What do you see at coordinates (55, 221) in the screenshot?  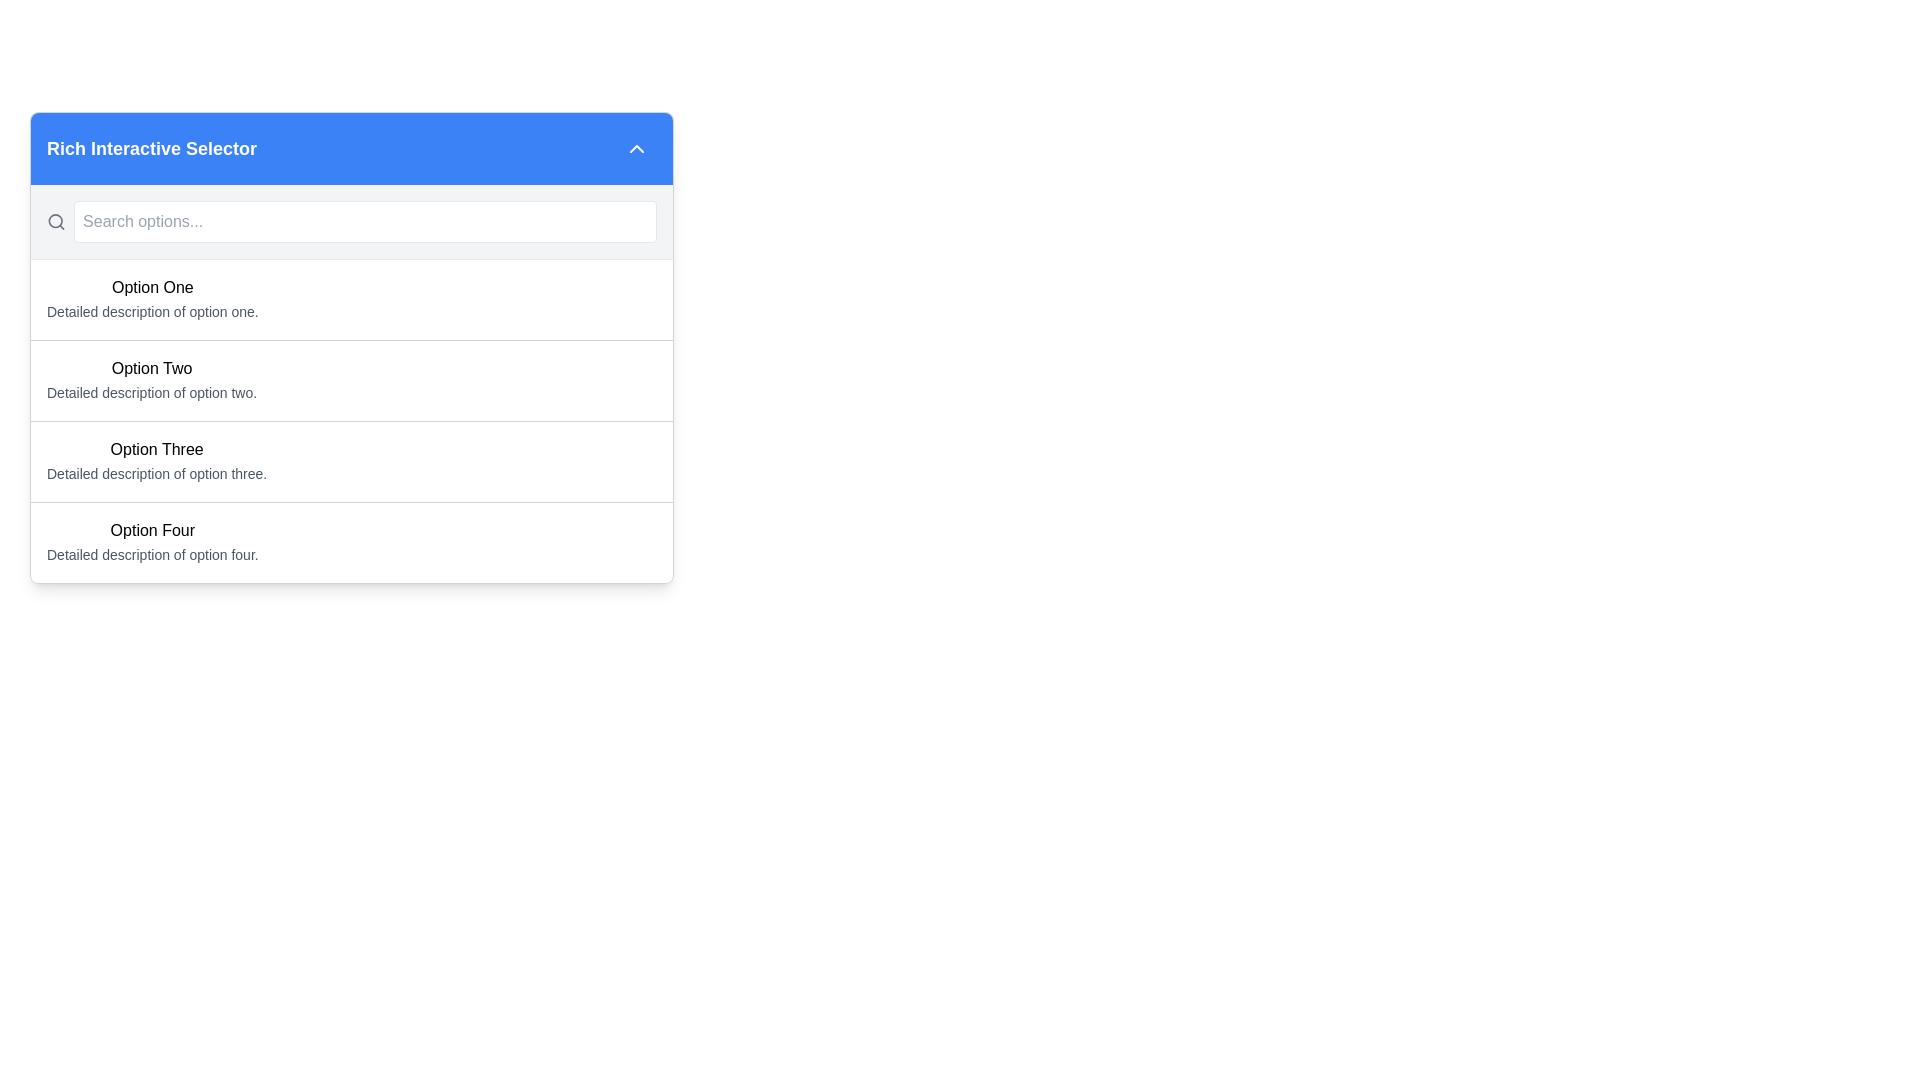 I see `the circular shape of the search icon located at the top-left corner of the interactive selector panel, adjacent to the input field` at bounding box center [55, 221].